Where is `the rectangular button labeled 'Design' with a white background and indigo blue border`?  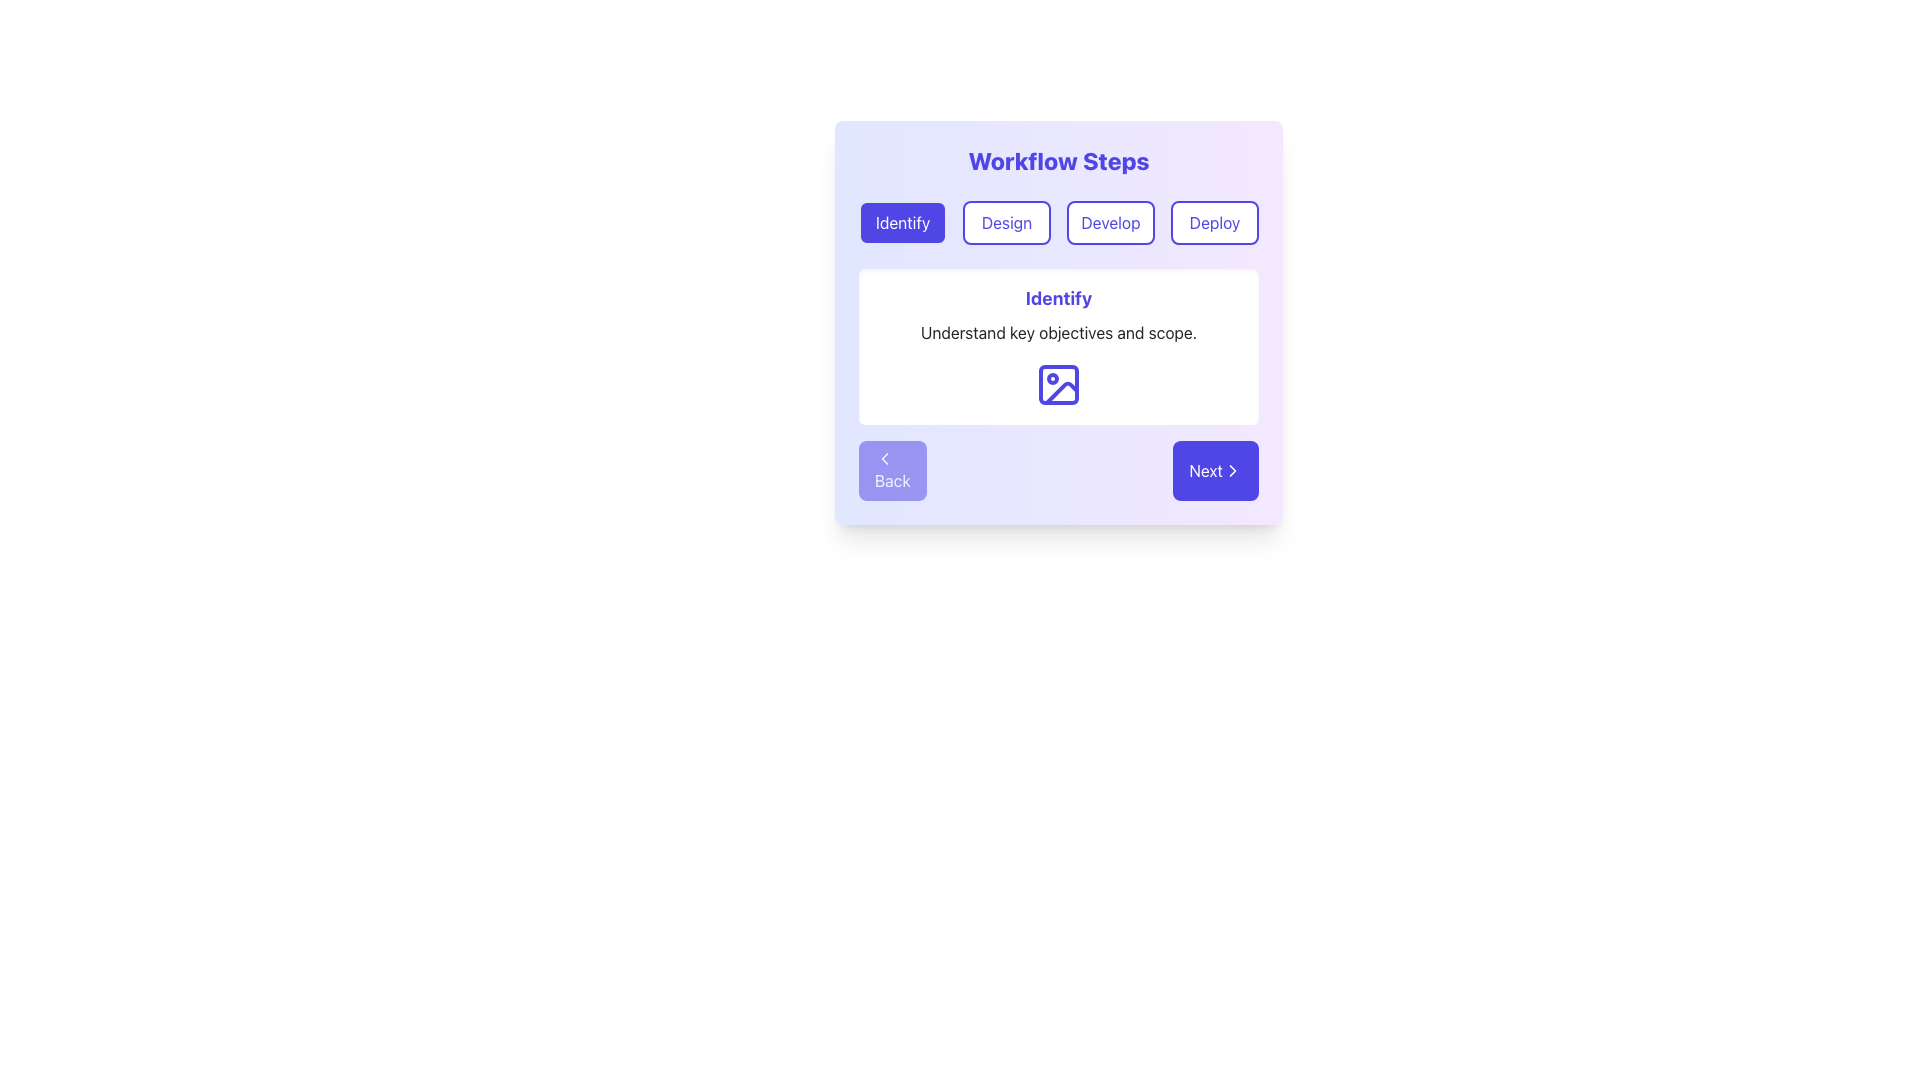 the rectangular button labeled 'Design' with a white background and indigo blue border is located at coordinates (1007, 223).